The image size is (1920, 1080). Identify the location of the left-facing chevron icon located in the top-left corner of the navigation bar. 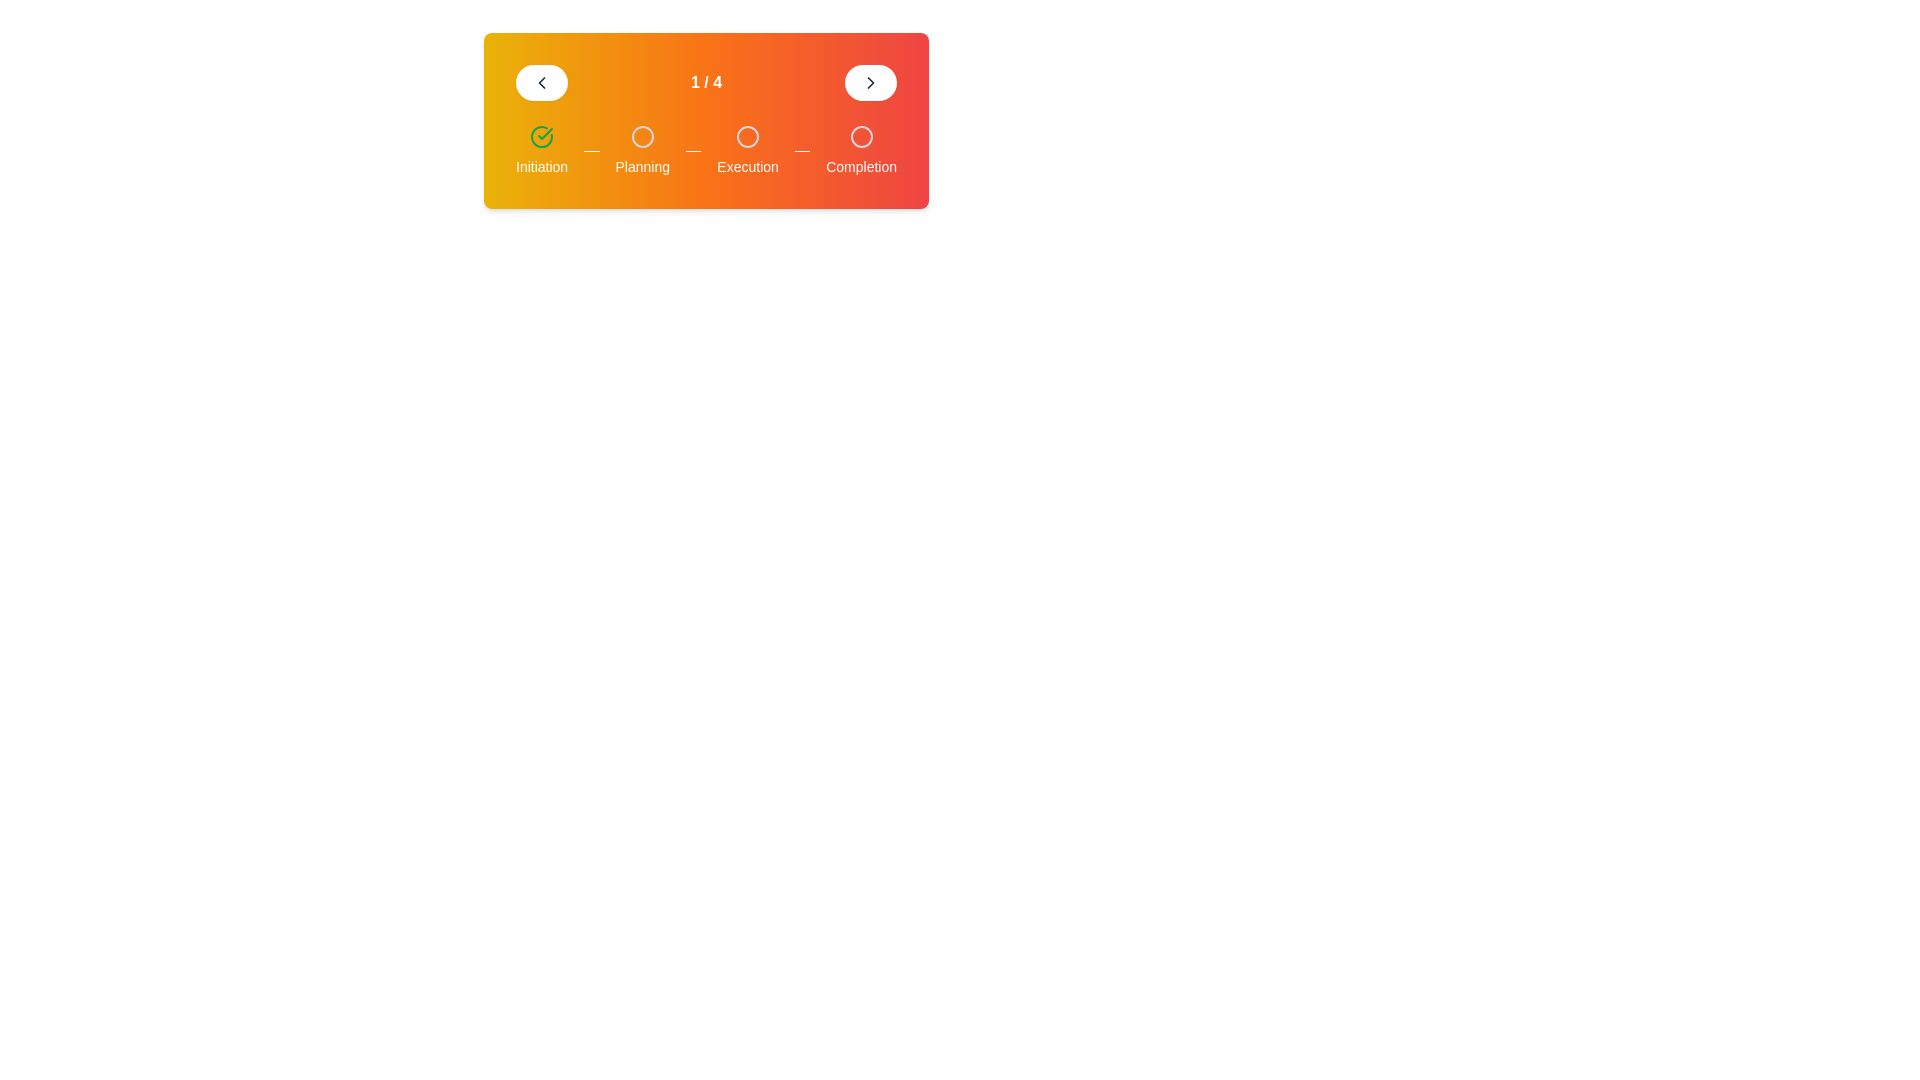
(542, 82).